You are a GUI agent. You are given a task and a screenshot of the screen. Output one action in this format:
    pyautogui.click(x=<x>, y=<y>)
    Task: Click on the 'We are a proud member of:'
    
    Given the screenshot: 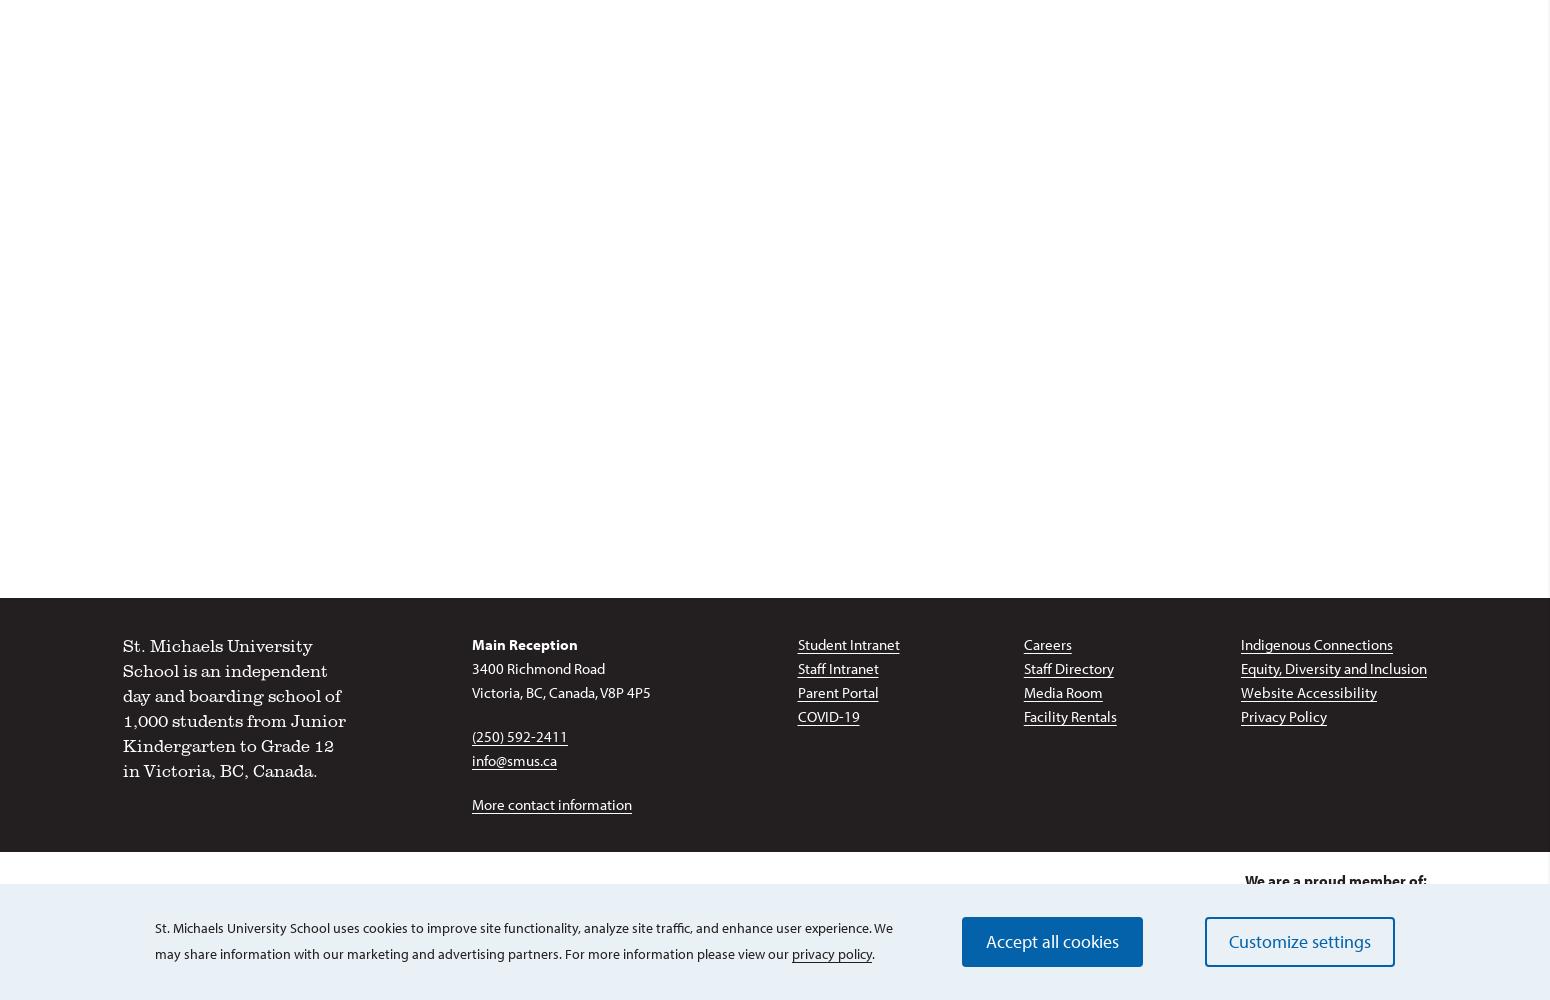 What is the action you would take?
    pyautogui.click(x=1243, y=880)
    